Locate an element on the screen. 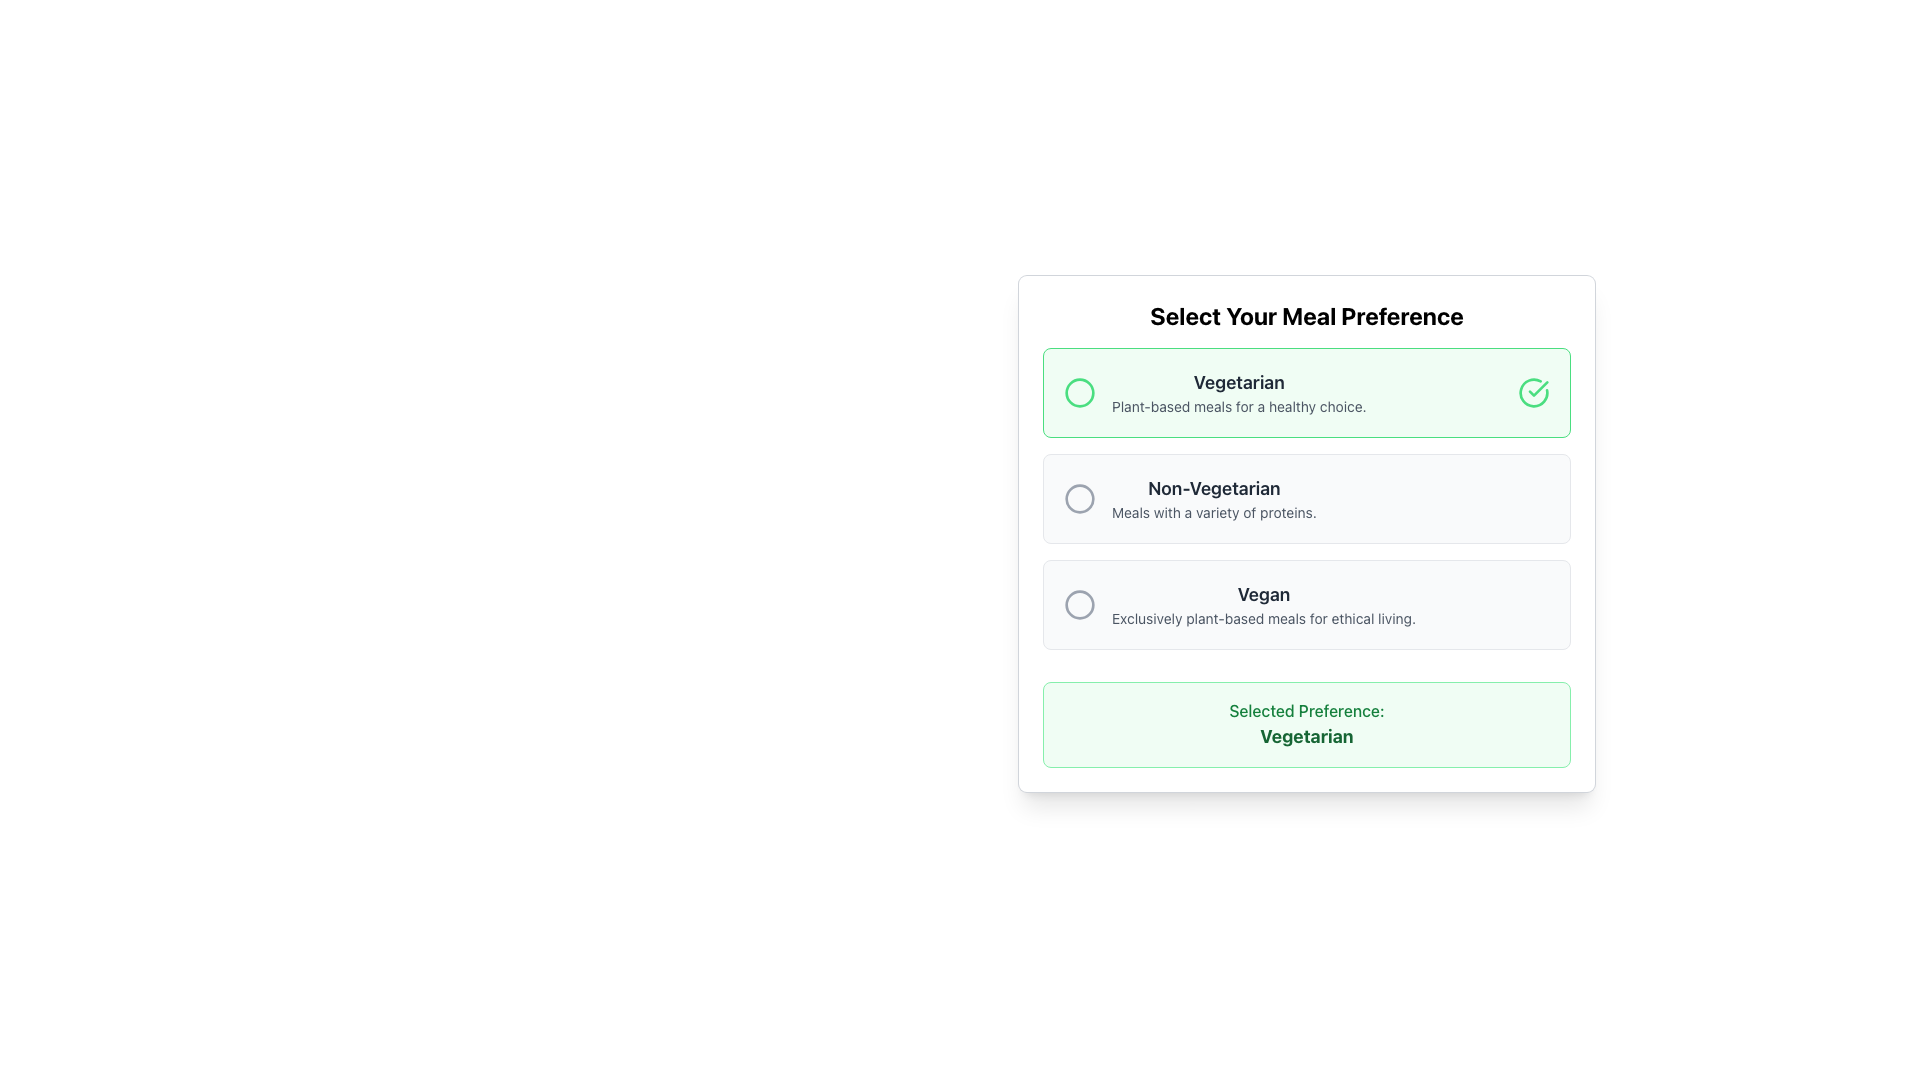 Image resolution: width=1920 pixels, height=1080 pixels. the radio button on the Vegan card, which is the third option in the list of dietary preferences is located at coordinates (1306, 604).